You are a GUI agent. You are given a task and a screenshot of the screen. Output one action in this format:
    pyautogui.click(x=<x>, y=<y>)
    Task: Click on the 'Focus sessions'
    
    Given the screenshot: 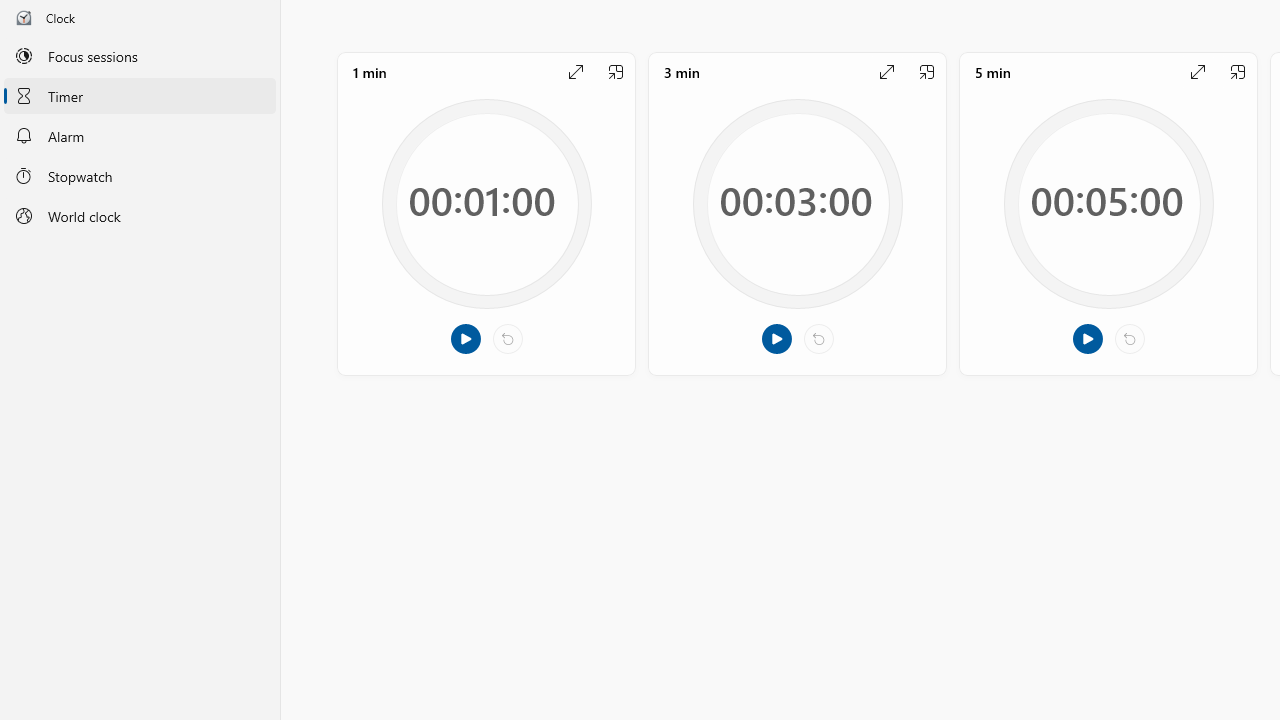 What is the action you would take?
    pyautogui.click(x=139, y=55)
    